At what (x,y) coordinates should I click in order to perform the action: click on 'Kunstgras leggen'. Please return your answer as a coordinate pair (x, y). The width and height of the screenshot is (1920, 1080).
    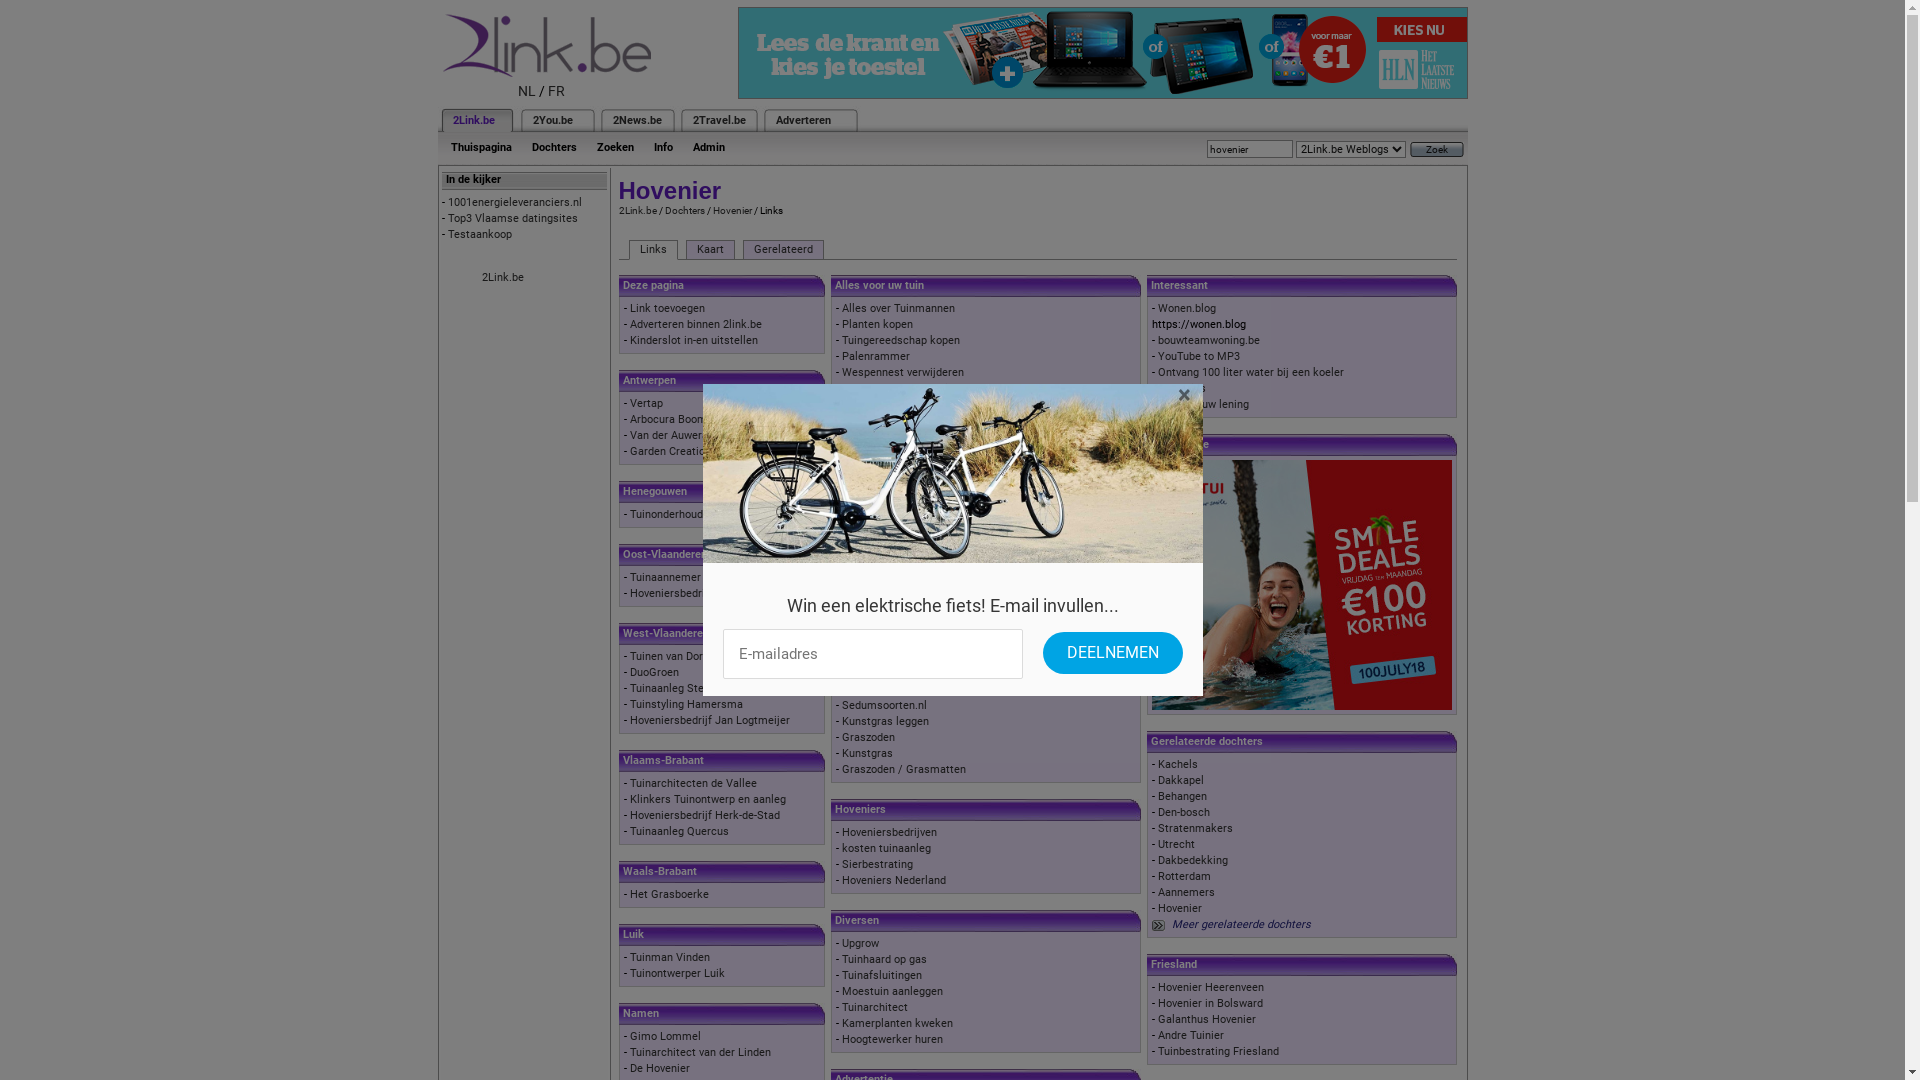
    Looking at the image, I should click on (841, 721).